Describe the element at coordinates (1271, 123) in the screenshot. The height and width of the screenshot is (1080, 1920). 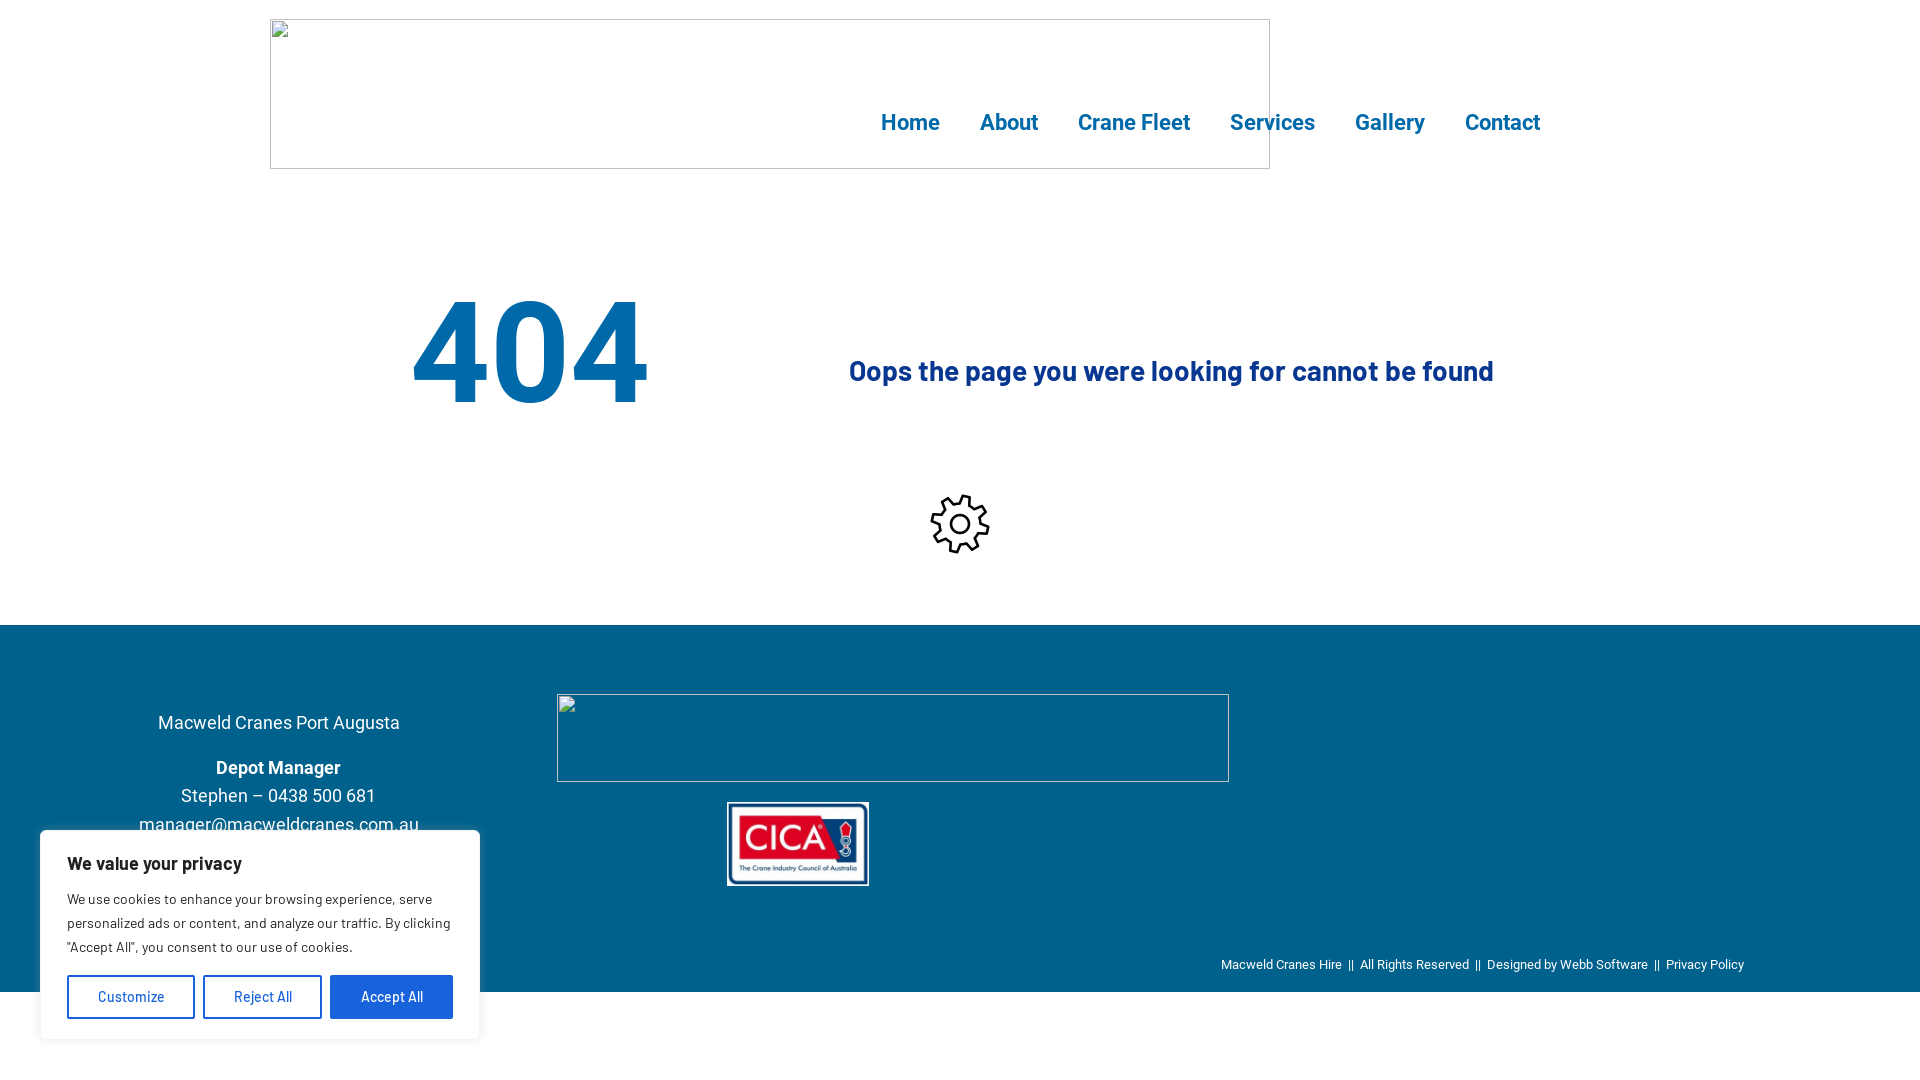
I see `'Services'` at that location.